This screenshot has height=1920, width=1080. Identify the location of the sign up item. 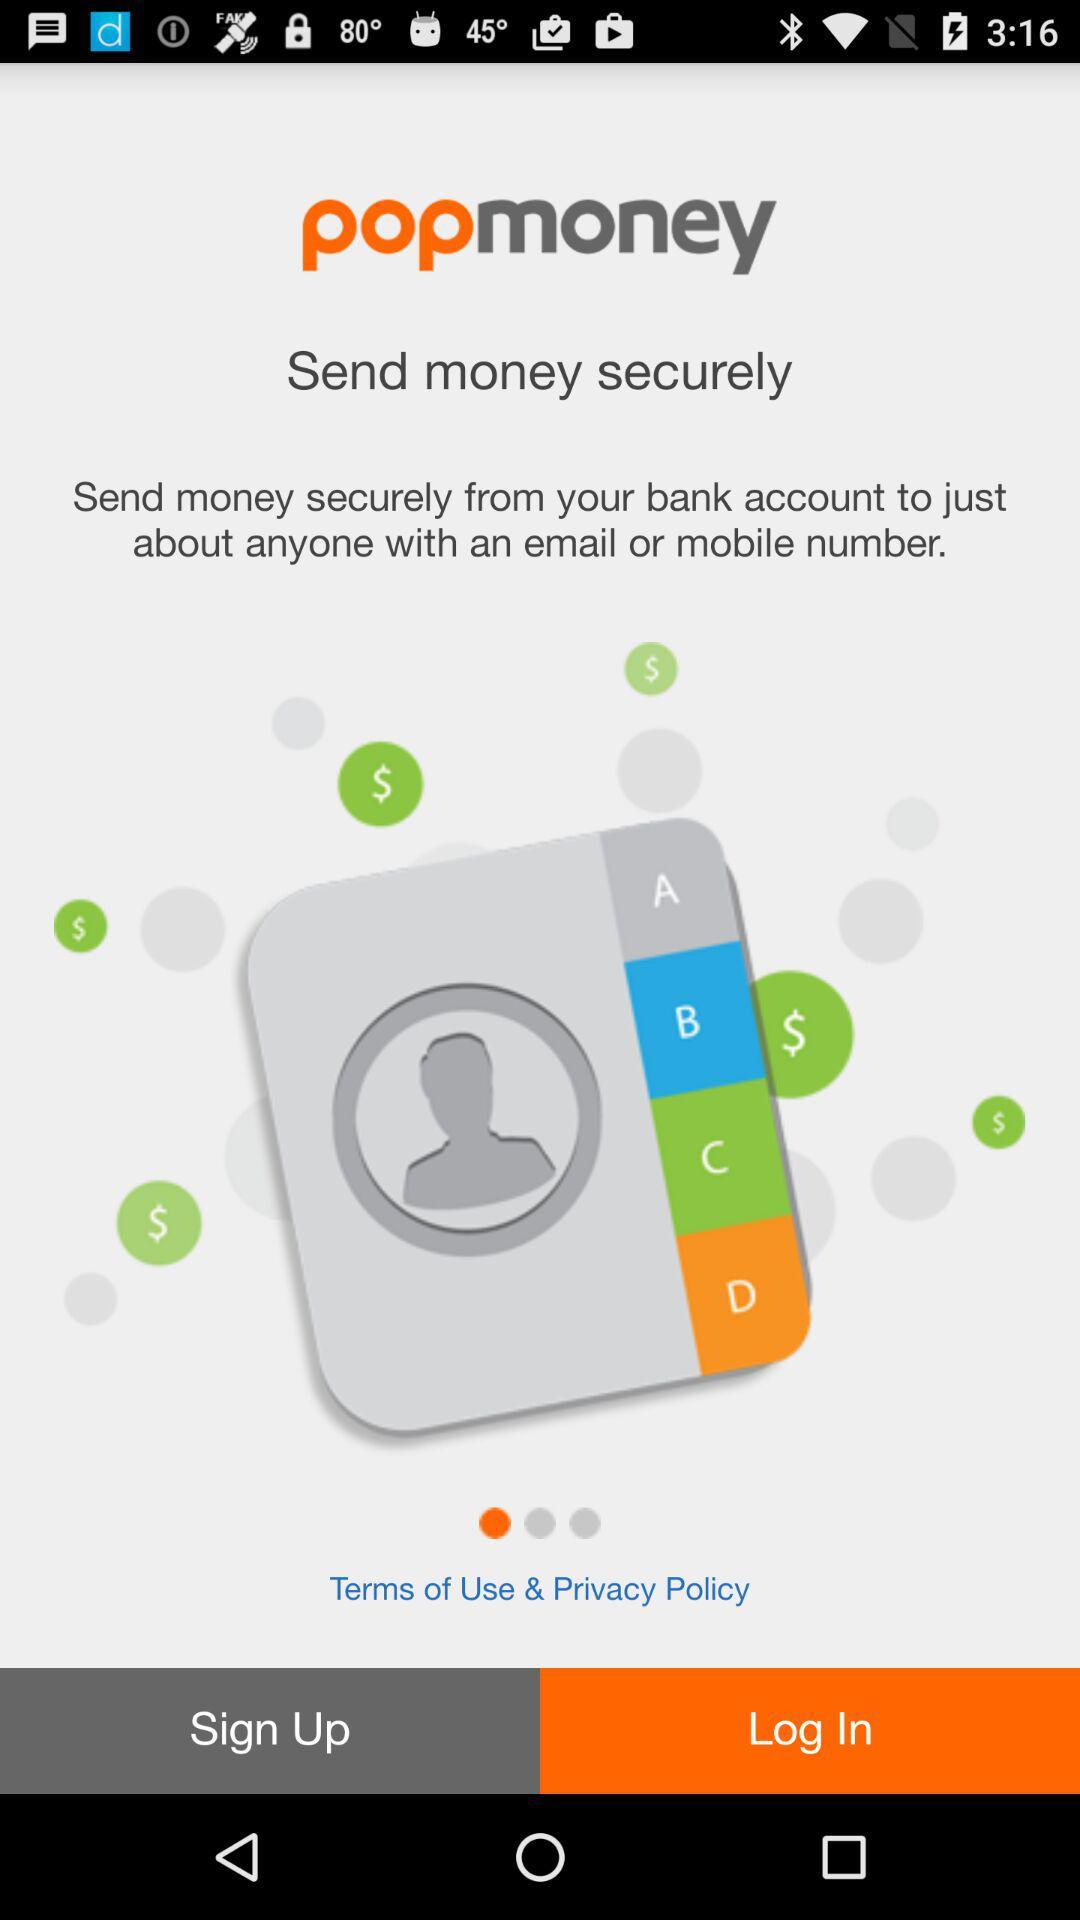
(270, 1730).